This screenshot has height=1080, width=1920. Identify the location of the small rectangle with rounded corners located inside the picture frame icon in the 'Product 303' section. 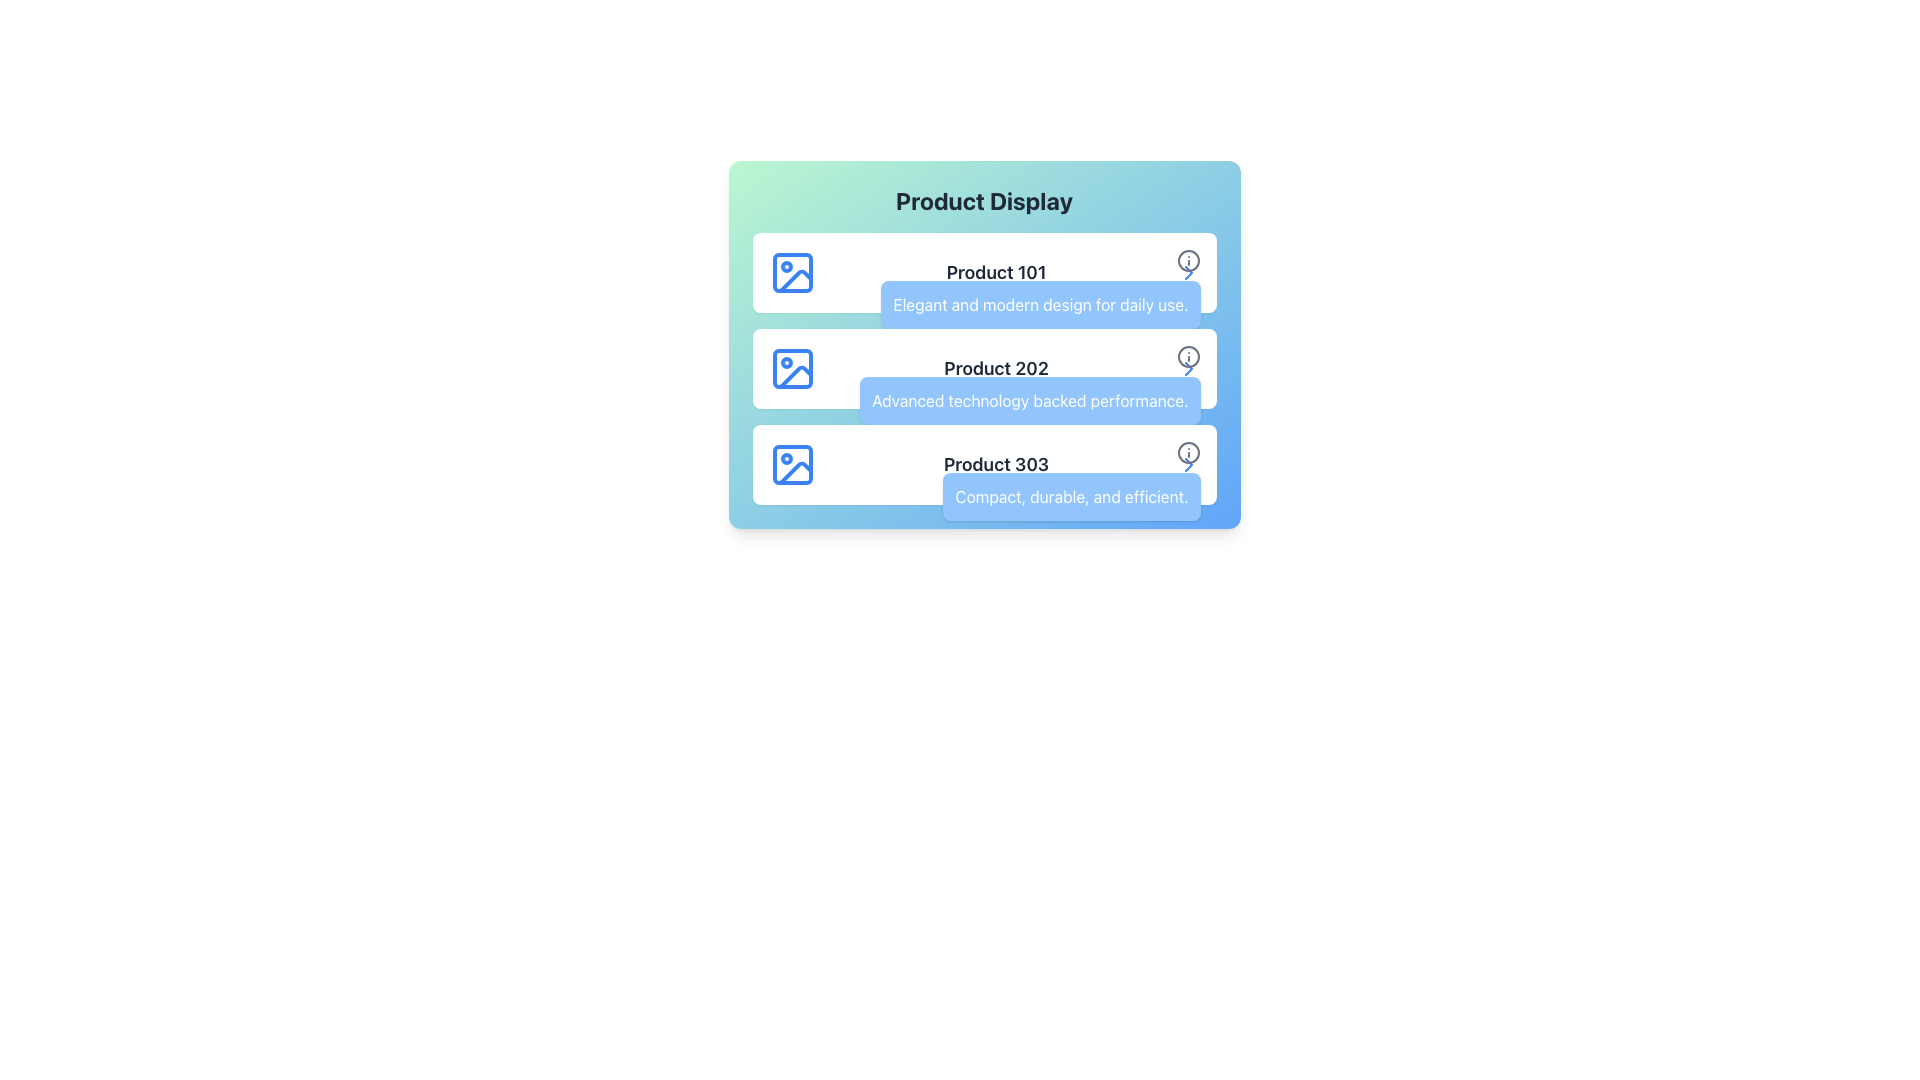
(791, 465).